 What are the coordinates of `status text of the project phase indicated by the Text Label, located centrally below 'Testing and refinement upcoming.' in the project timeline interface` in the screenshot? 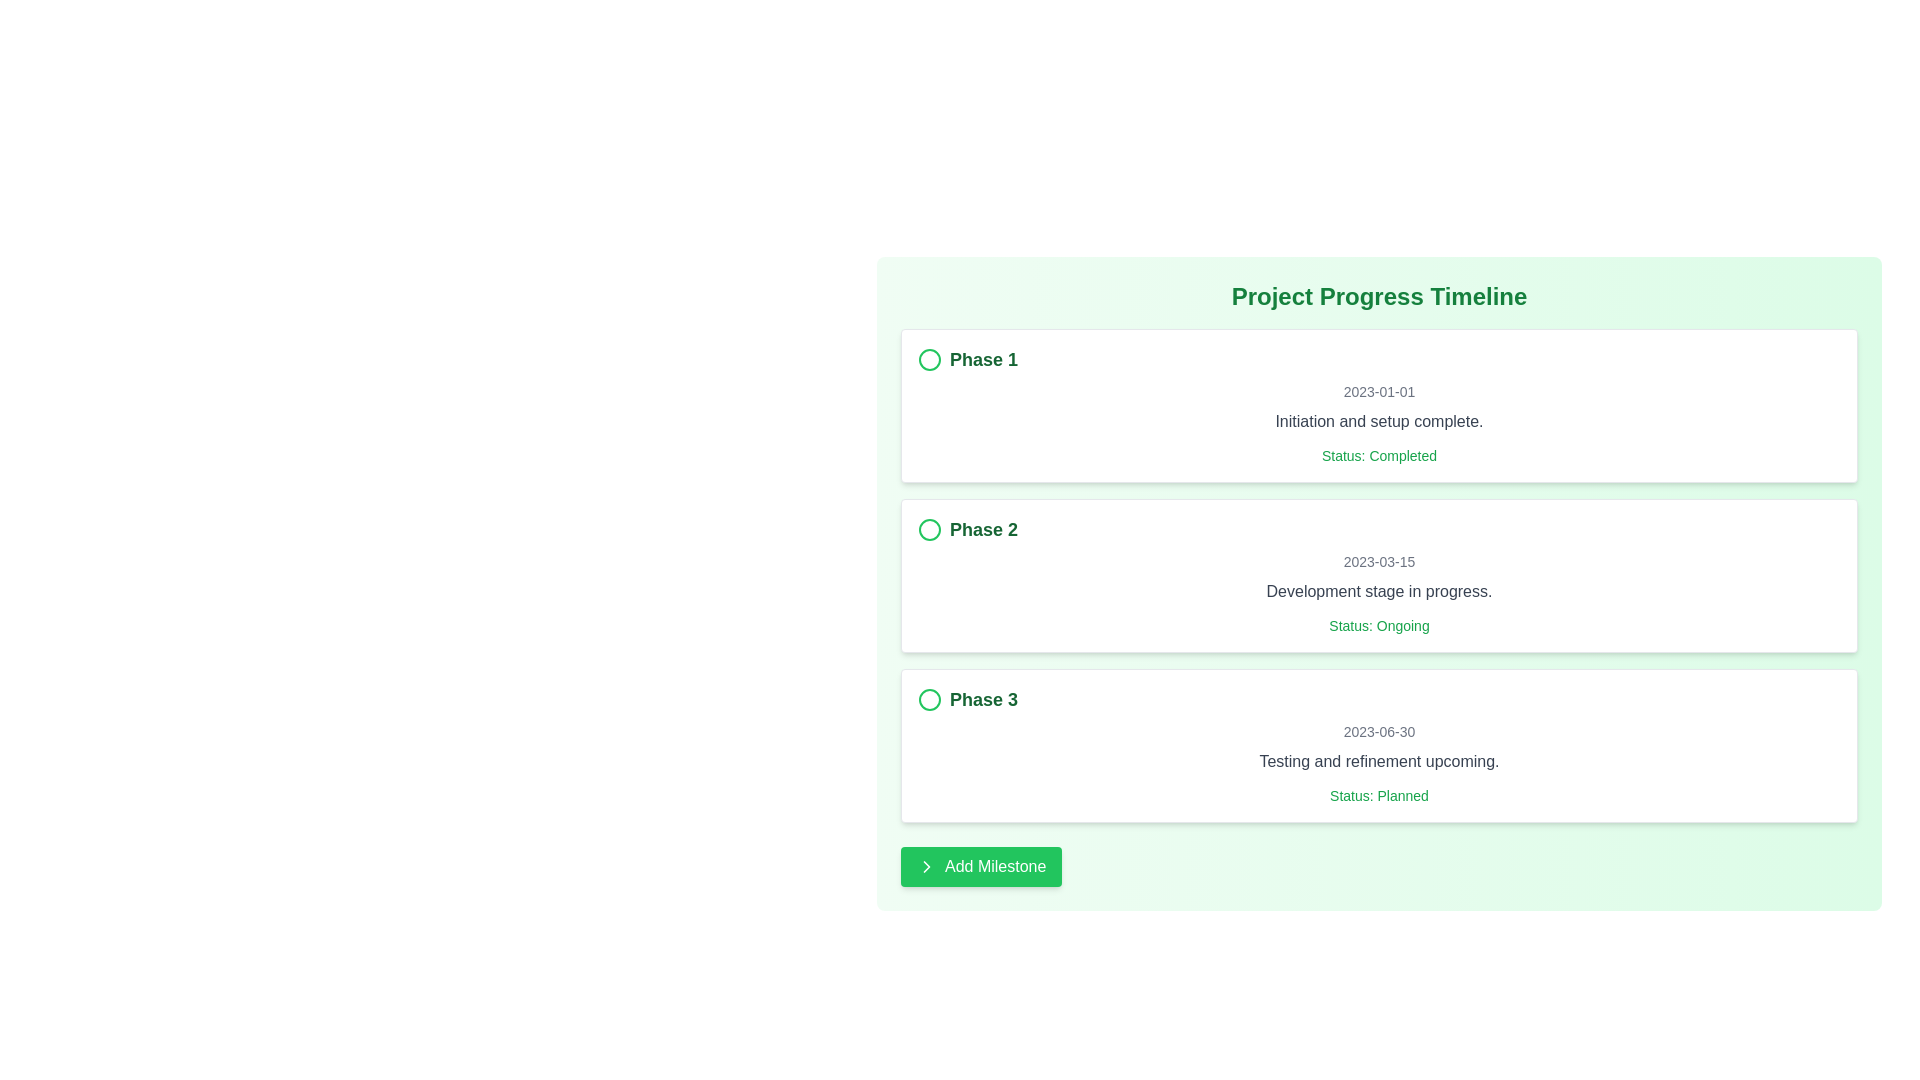 It's located at (1378, 794).